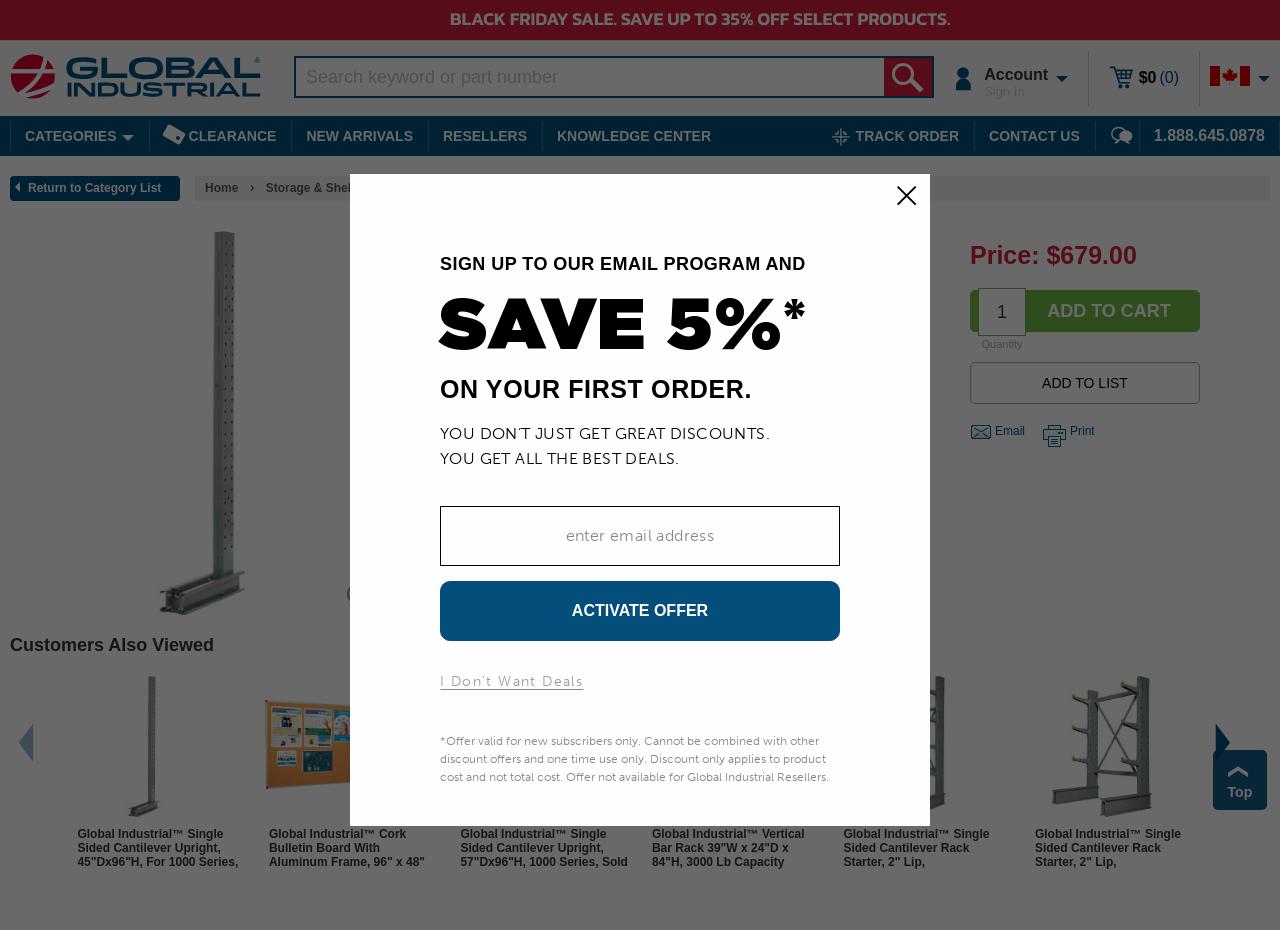 The image size is (1280, 930). What do you see at coordinates (77, 855) in the screenshot?
I see `'Global Industrial™ Single Sided Cantilever Upright, 45"Dx96"H, For 1000 Series, Sold Per Each'` at bounding box center [77, 855].